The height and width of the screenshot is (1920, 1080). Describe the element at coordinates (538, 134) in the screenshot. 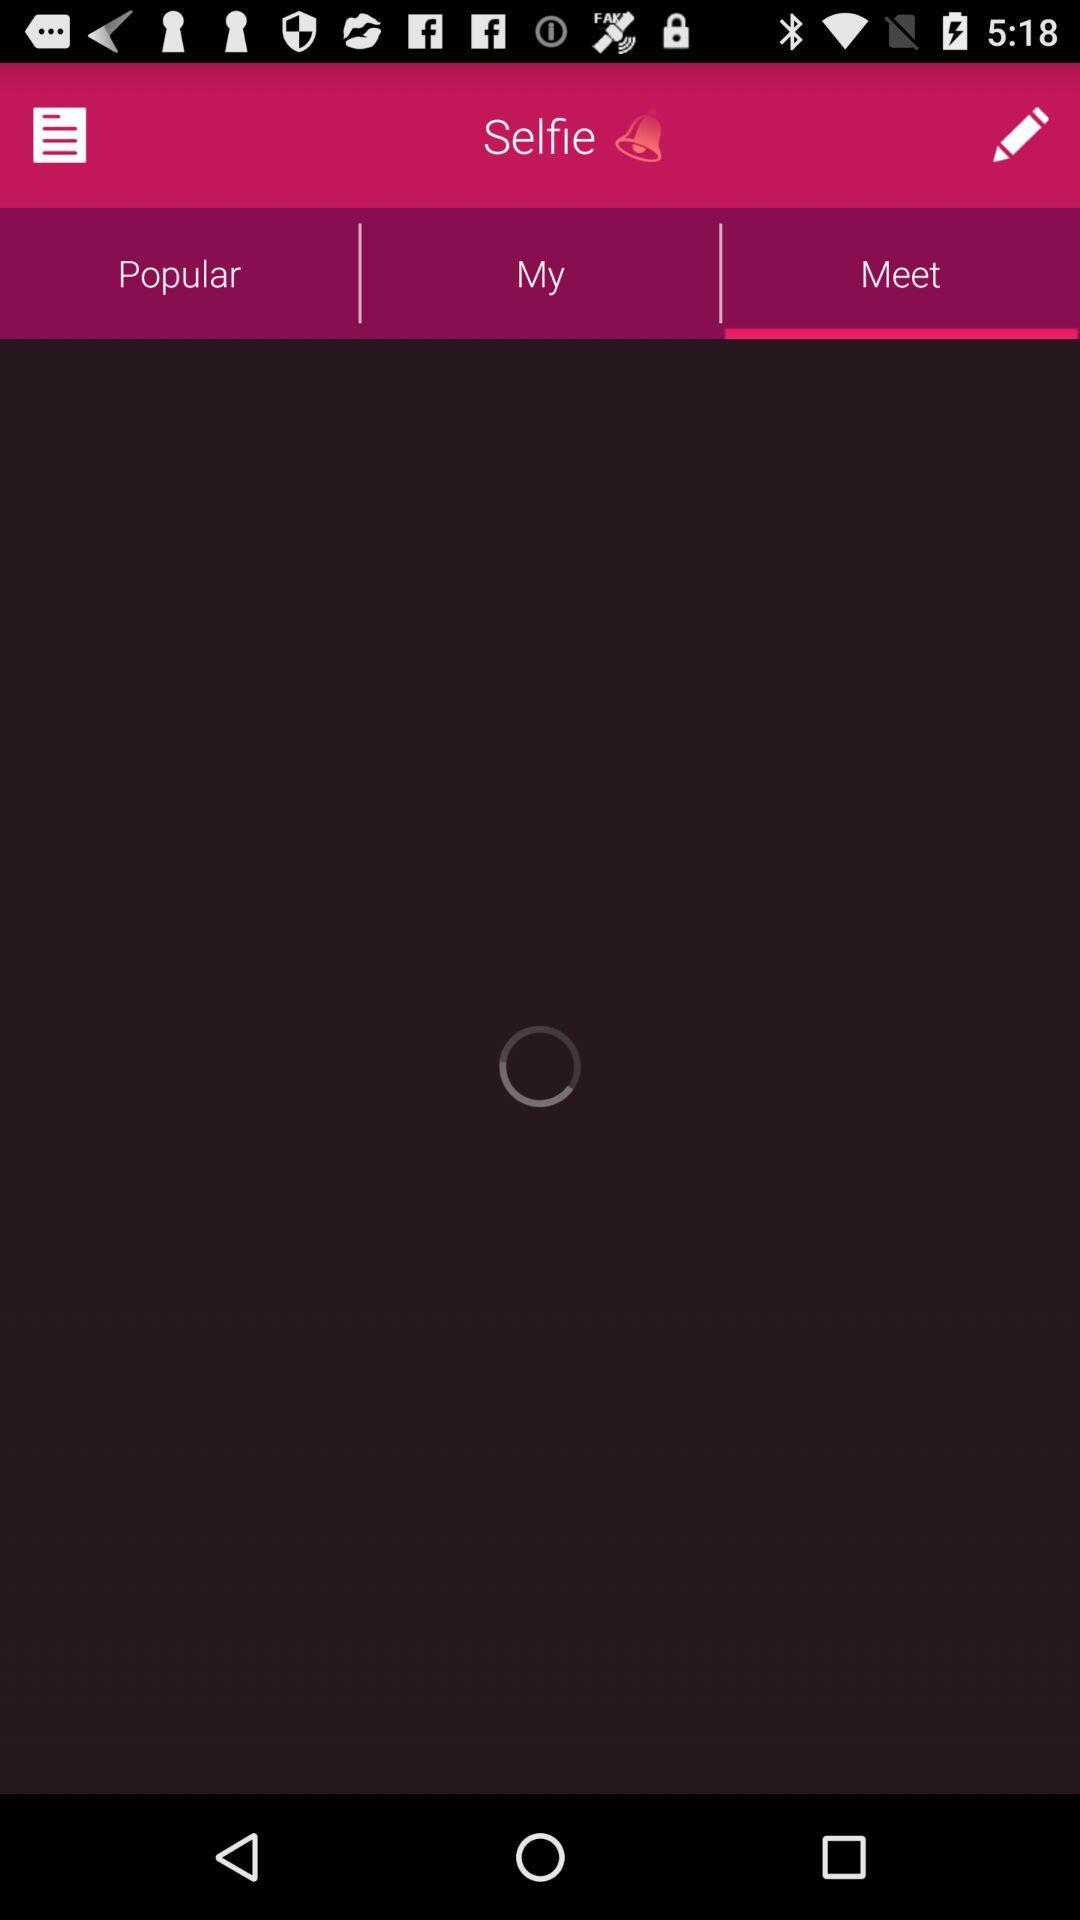

I see `app above the my icon` at that location.